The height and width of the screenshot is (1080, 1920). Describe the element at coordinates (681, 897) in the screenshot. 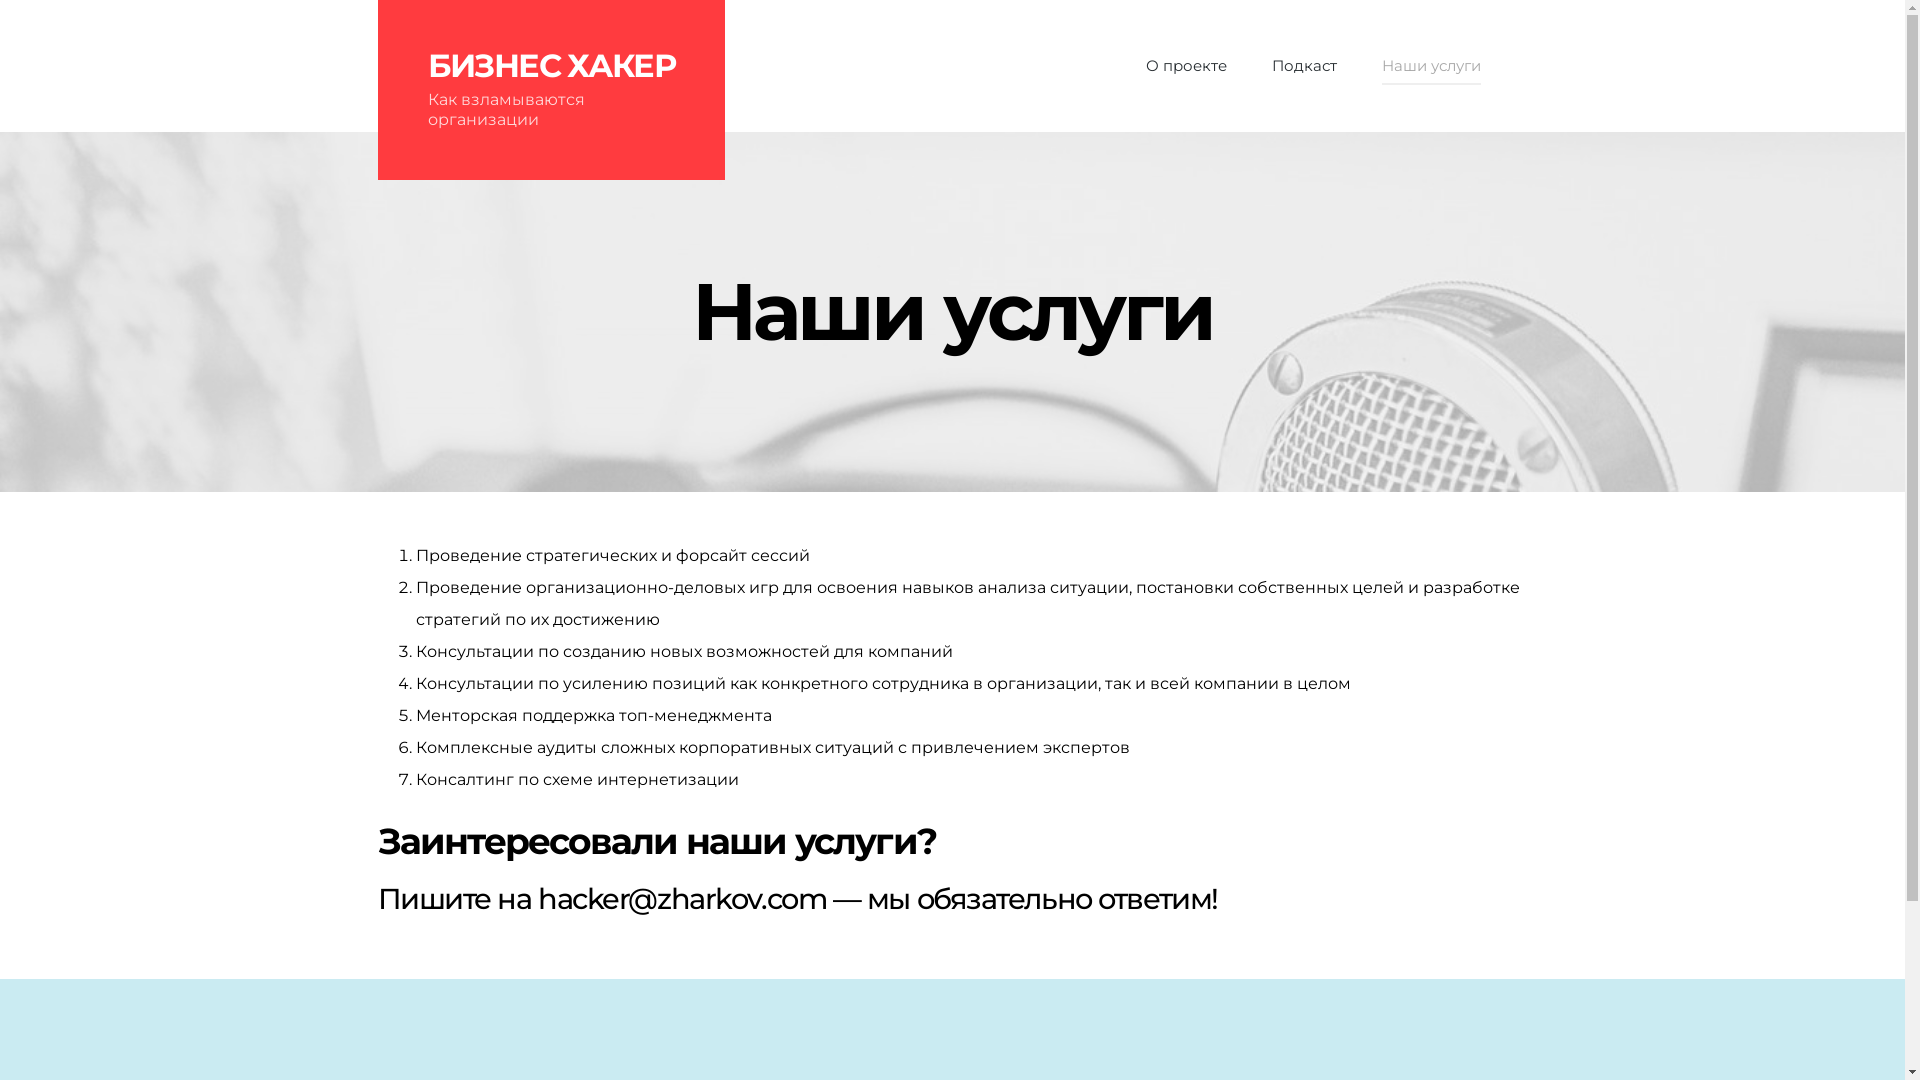

I see `'hacker@zharkov.com'` at that location.